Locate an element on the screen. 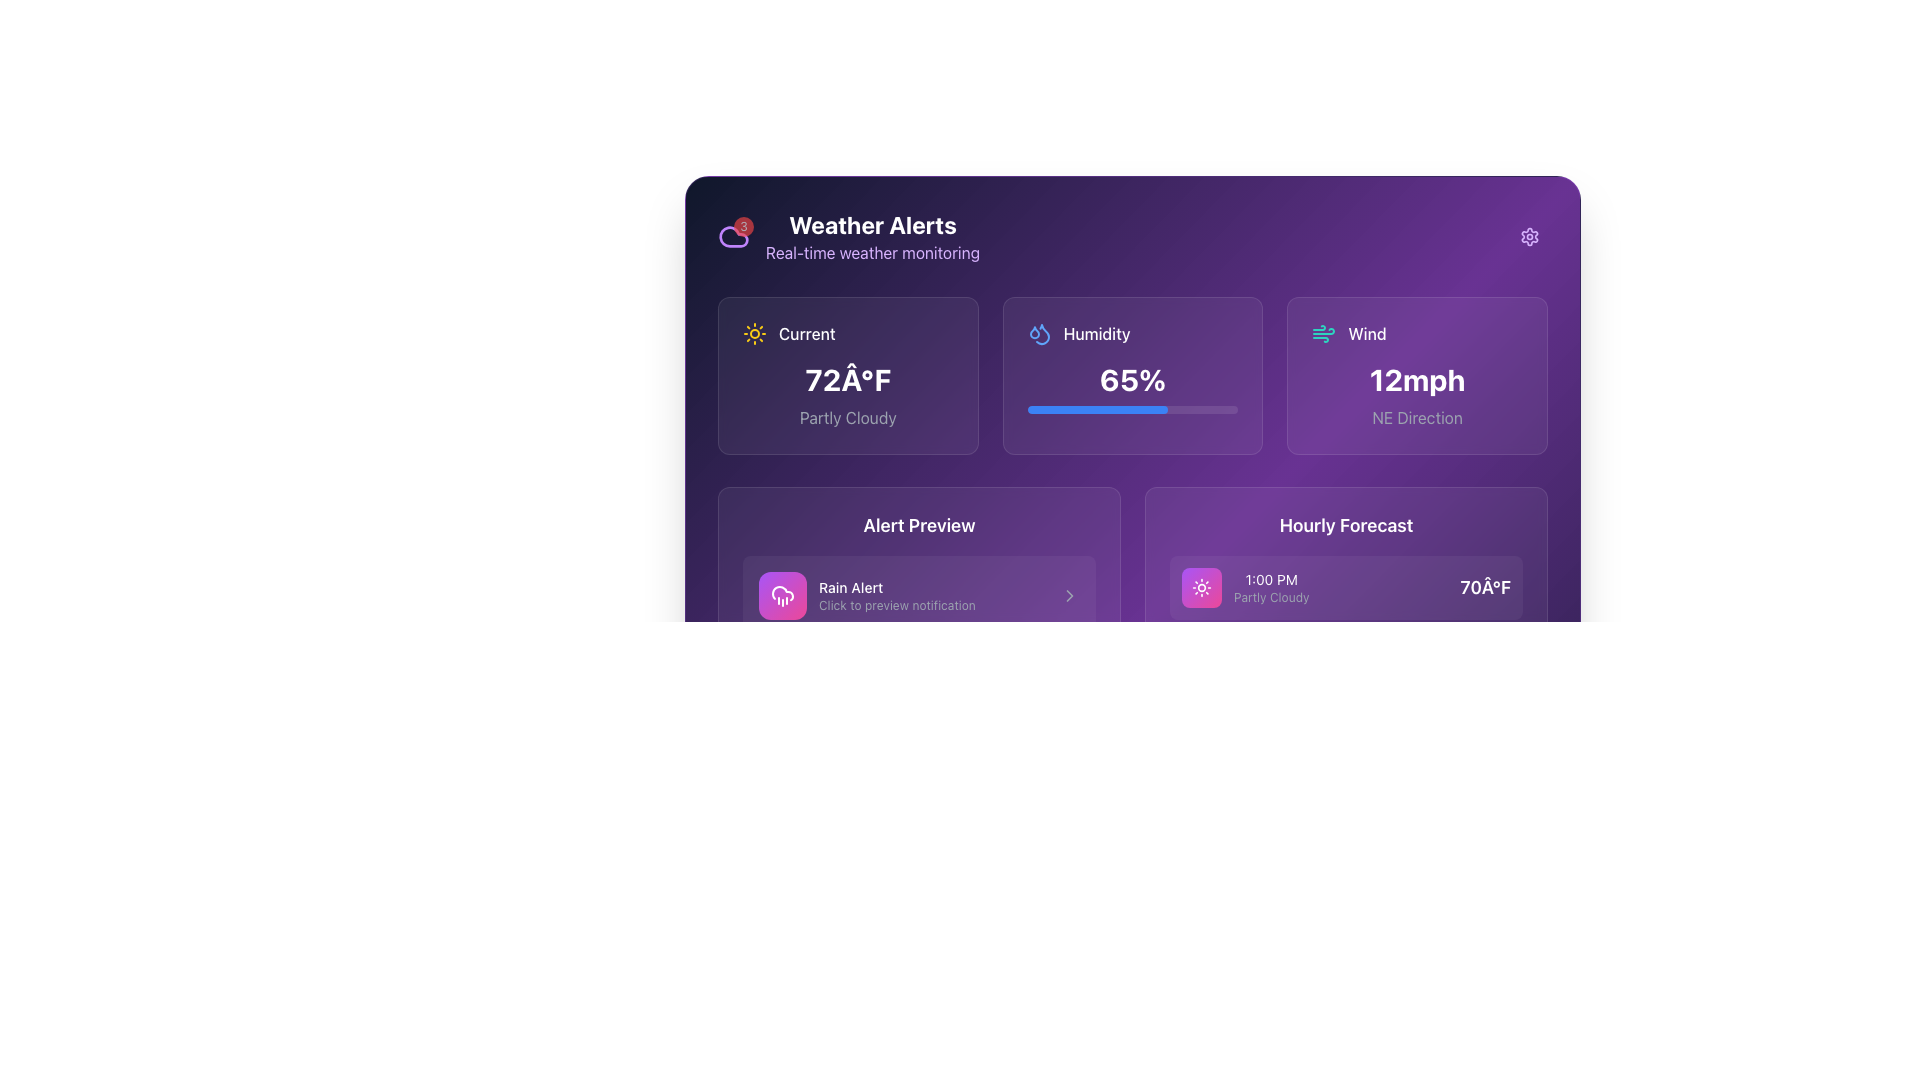  the Text label that provides a descriptive hint for the 'Rain Alert' notification, located within the 'Alert Preview' card, below and aligned to the left of the 'Rain Alert' label is located at coordinates (932, 604).